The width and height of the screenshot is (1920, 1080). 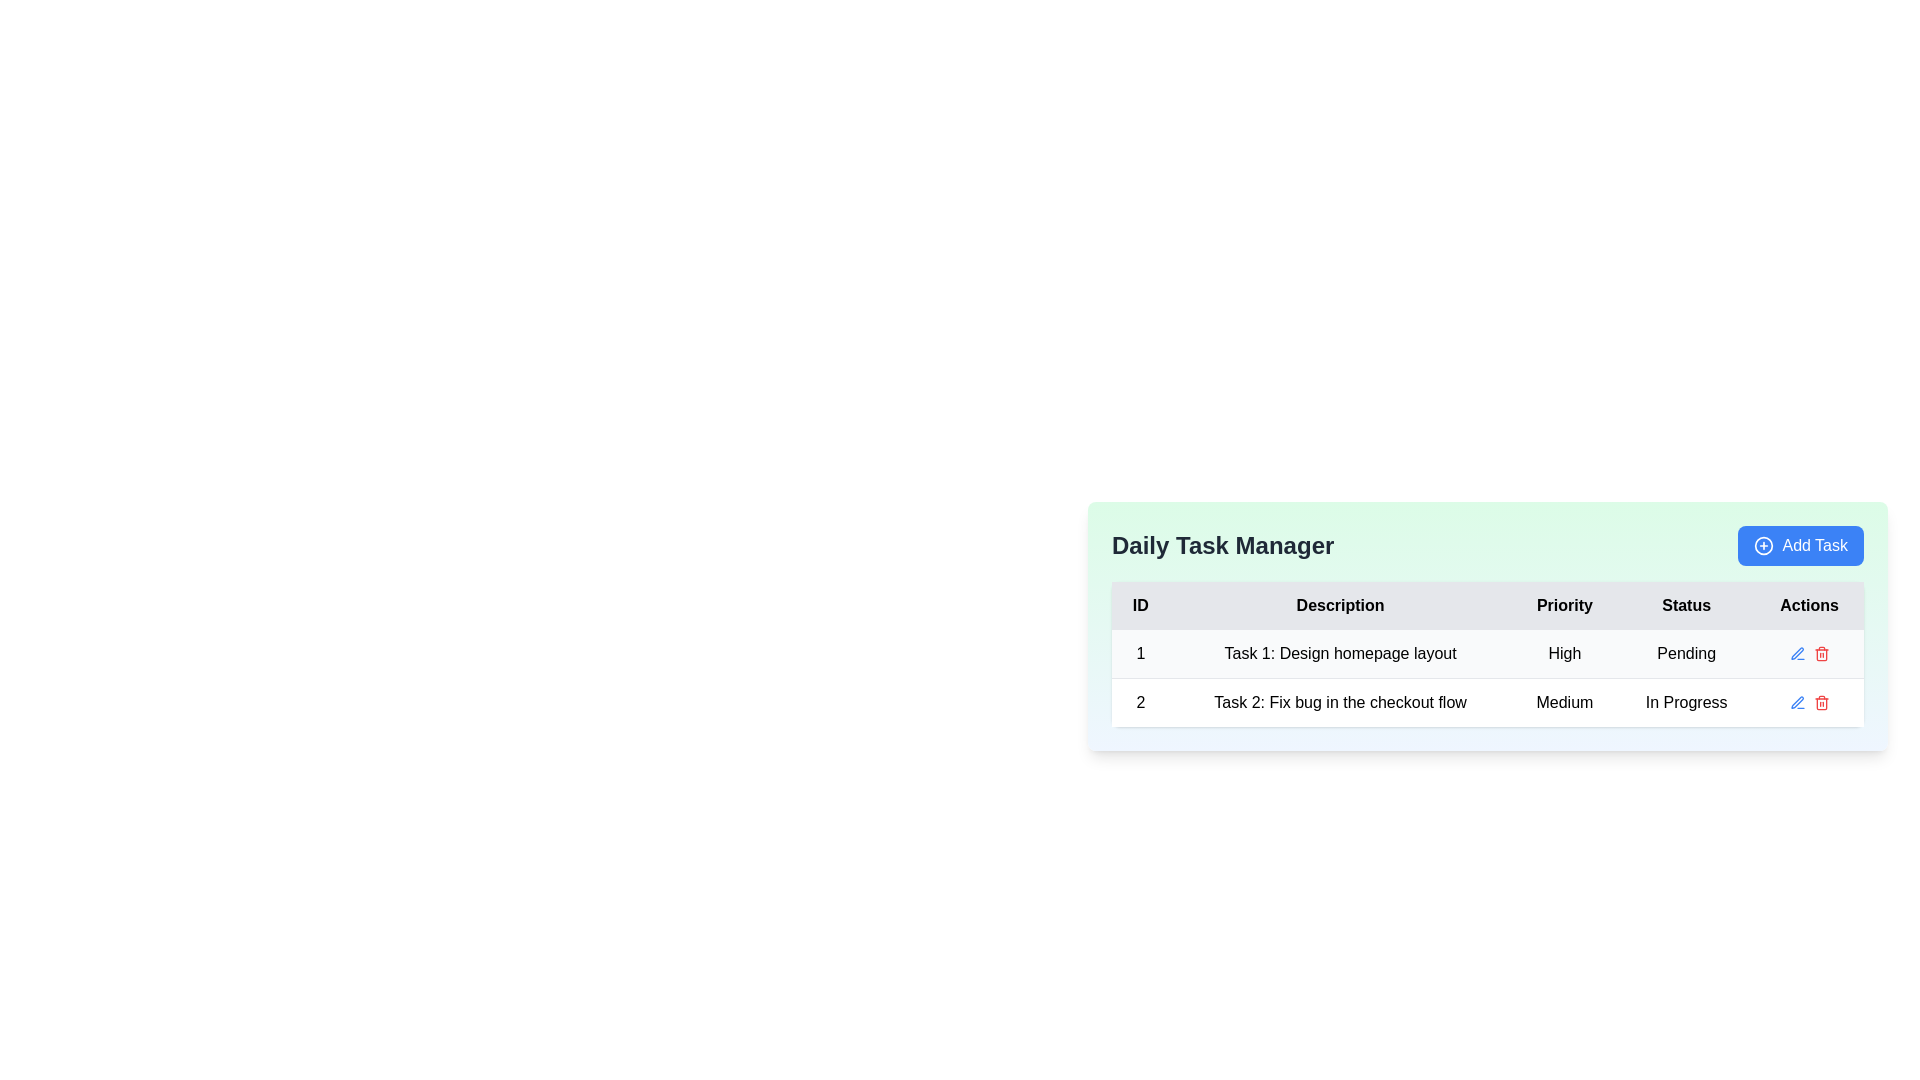 I want to click on the table cell displaying the number '1', which is the first cell in the first row under the 'ID' column, so click(x=1140, y=654).